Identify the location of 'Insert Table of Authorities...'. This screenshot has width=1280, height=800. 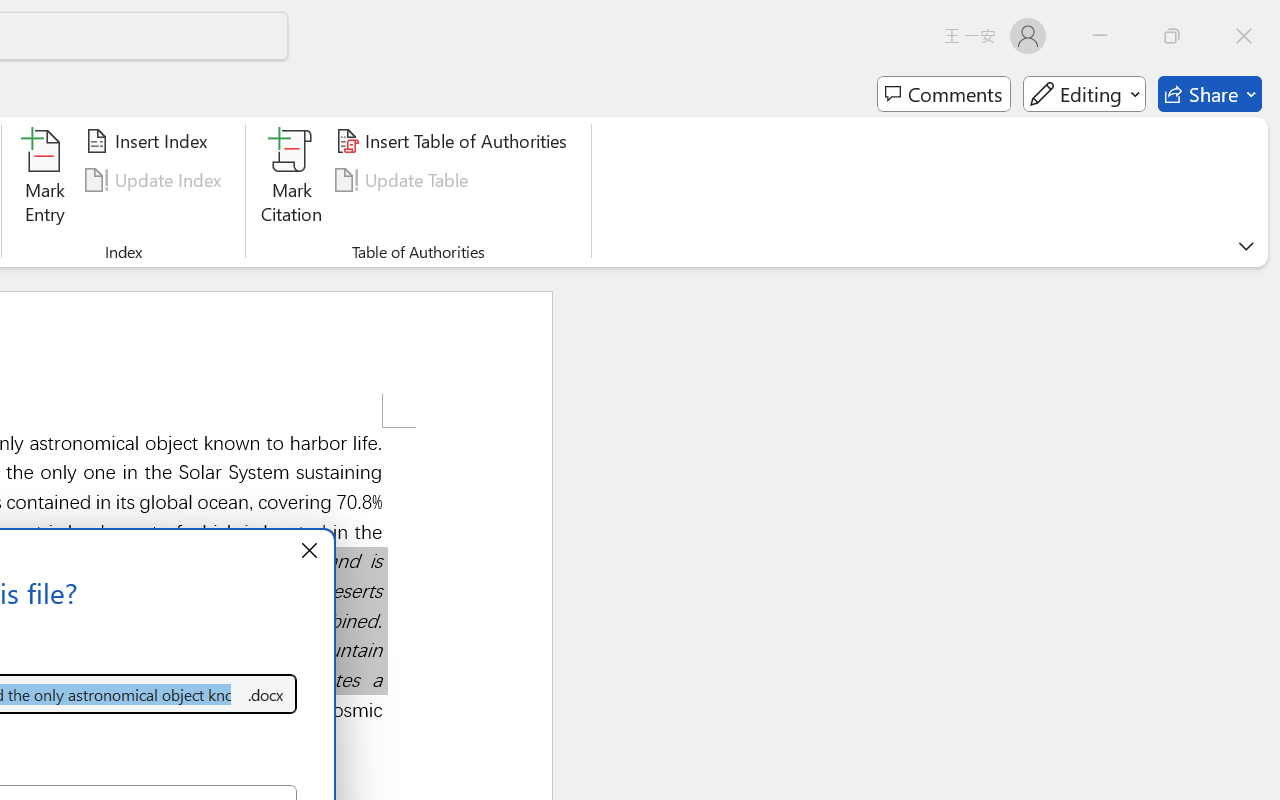
(453, 141).